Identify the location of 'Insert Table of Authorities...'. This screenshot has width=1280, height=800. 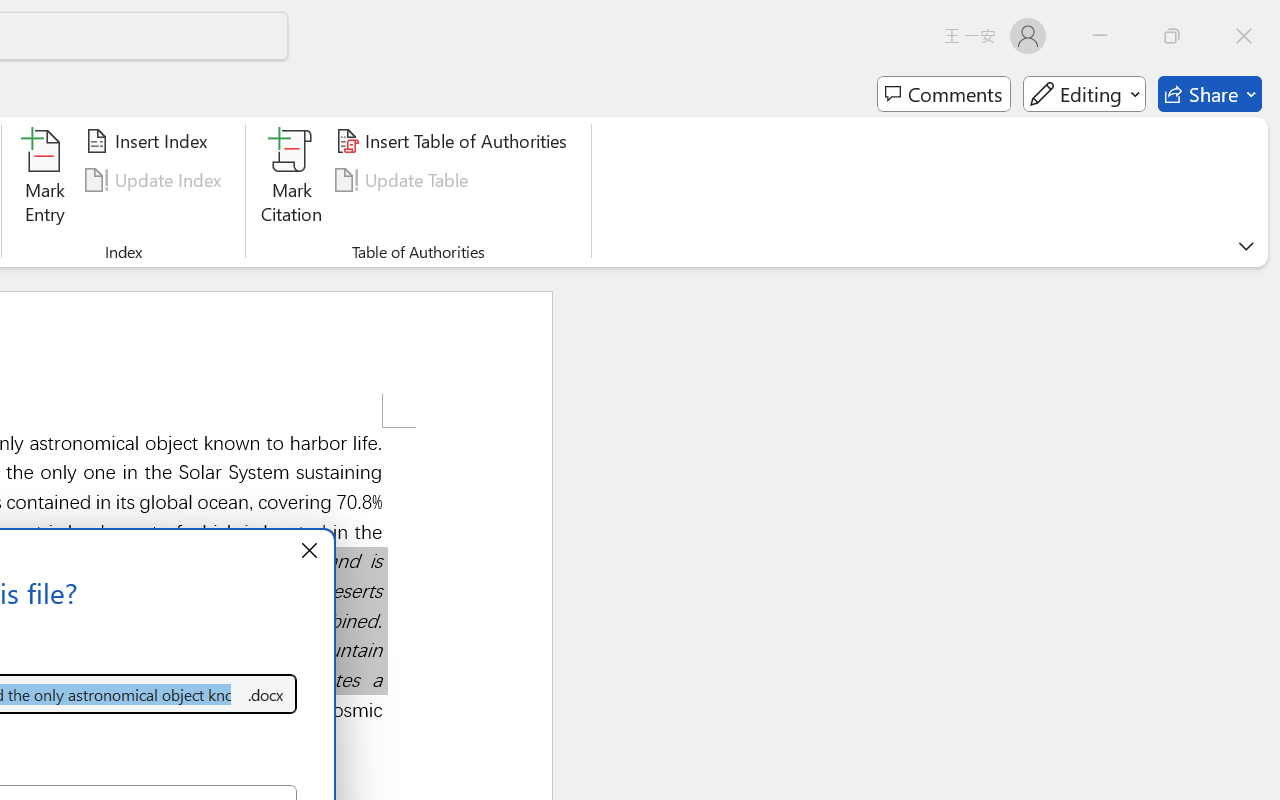
(453, 141).